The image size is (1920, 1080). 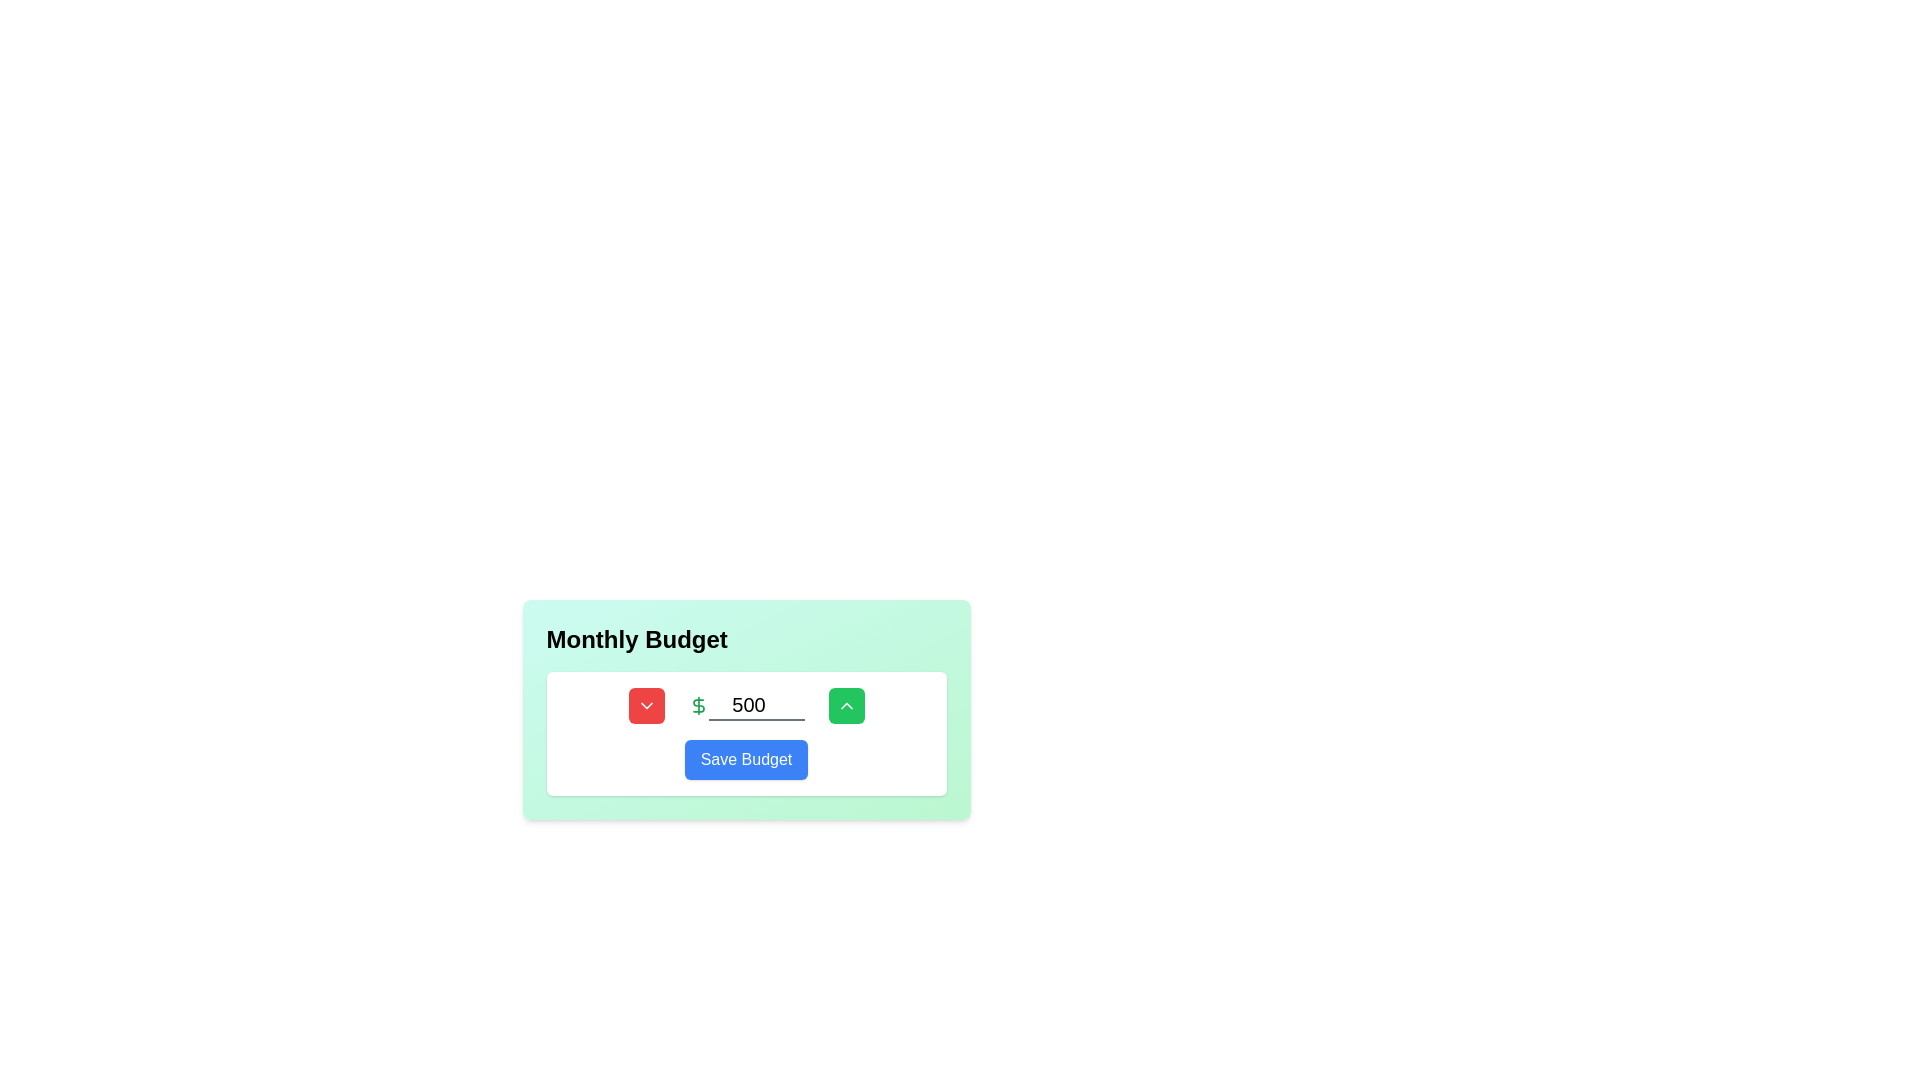 I want to click on the dollar sign icon, which is green and has a minimalist design, located to the left of a numeric input field, so click(x=698, y=704).